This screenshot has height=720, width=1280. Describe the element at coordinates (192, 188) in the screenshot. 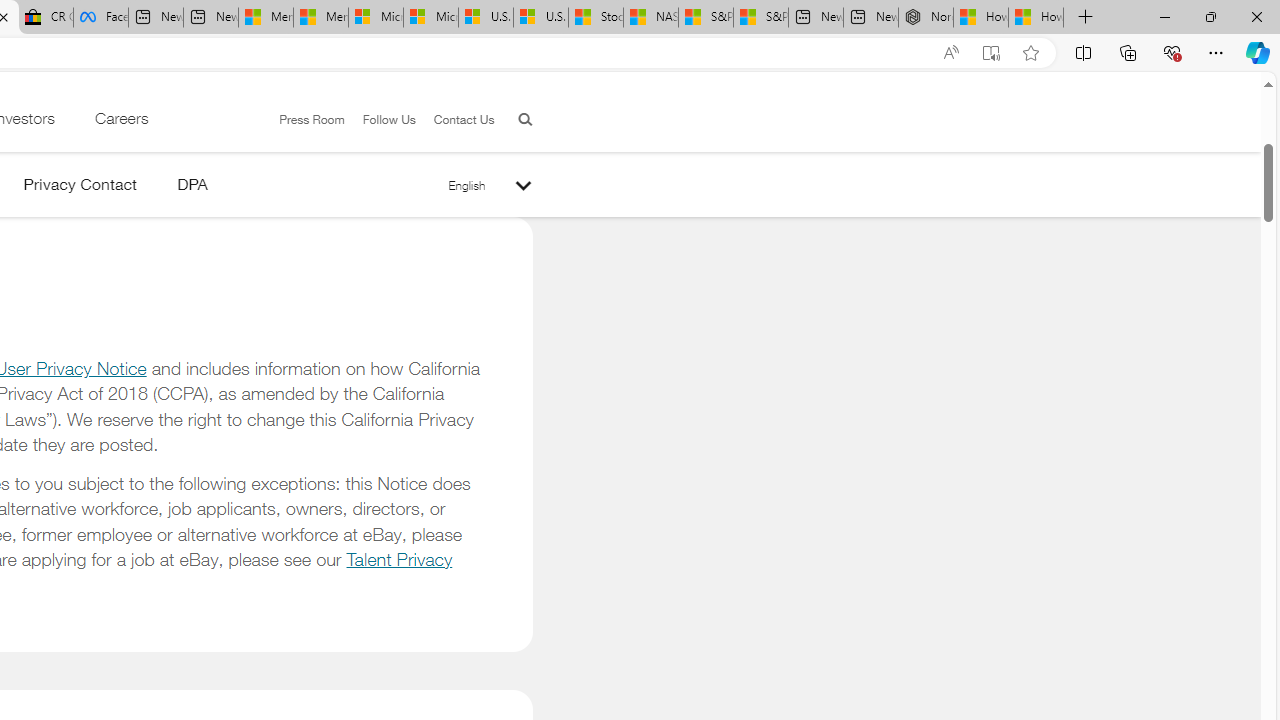

I see `'DPA'` at that location.